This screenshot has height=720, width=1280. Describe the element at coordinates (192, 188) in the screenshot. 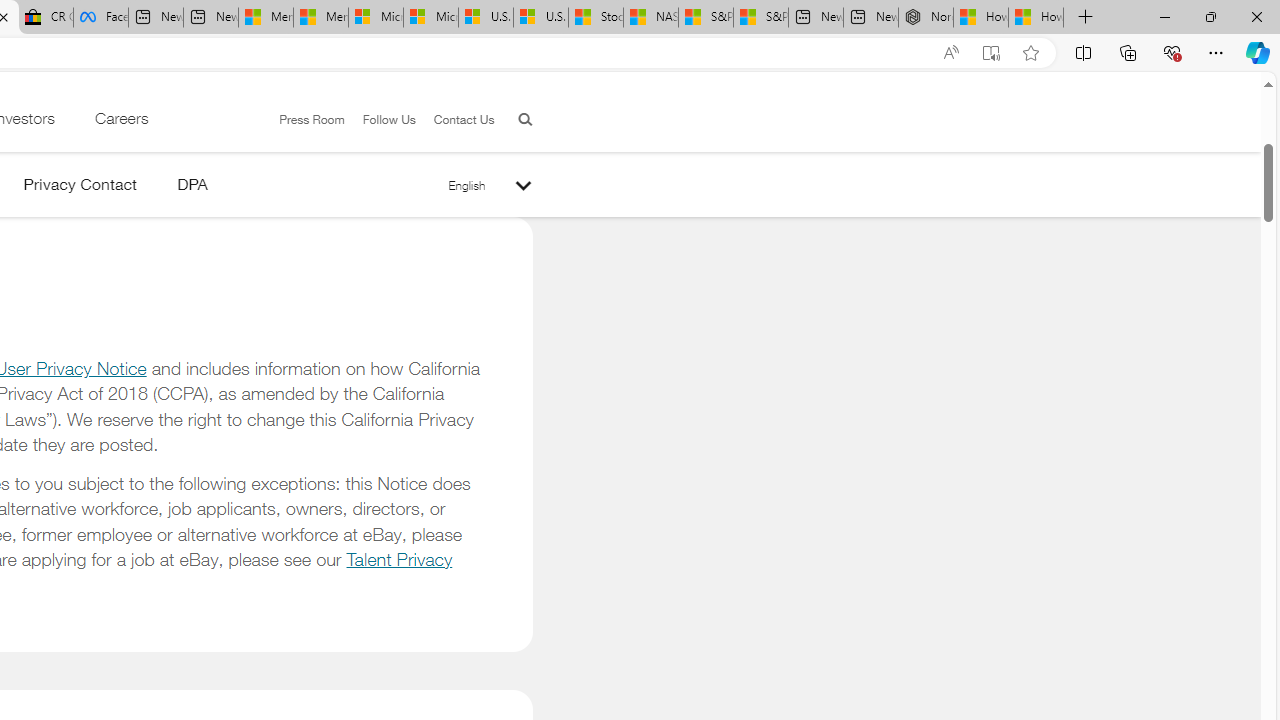

I see `'DPA'` at that location.